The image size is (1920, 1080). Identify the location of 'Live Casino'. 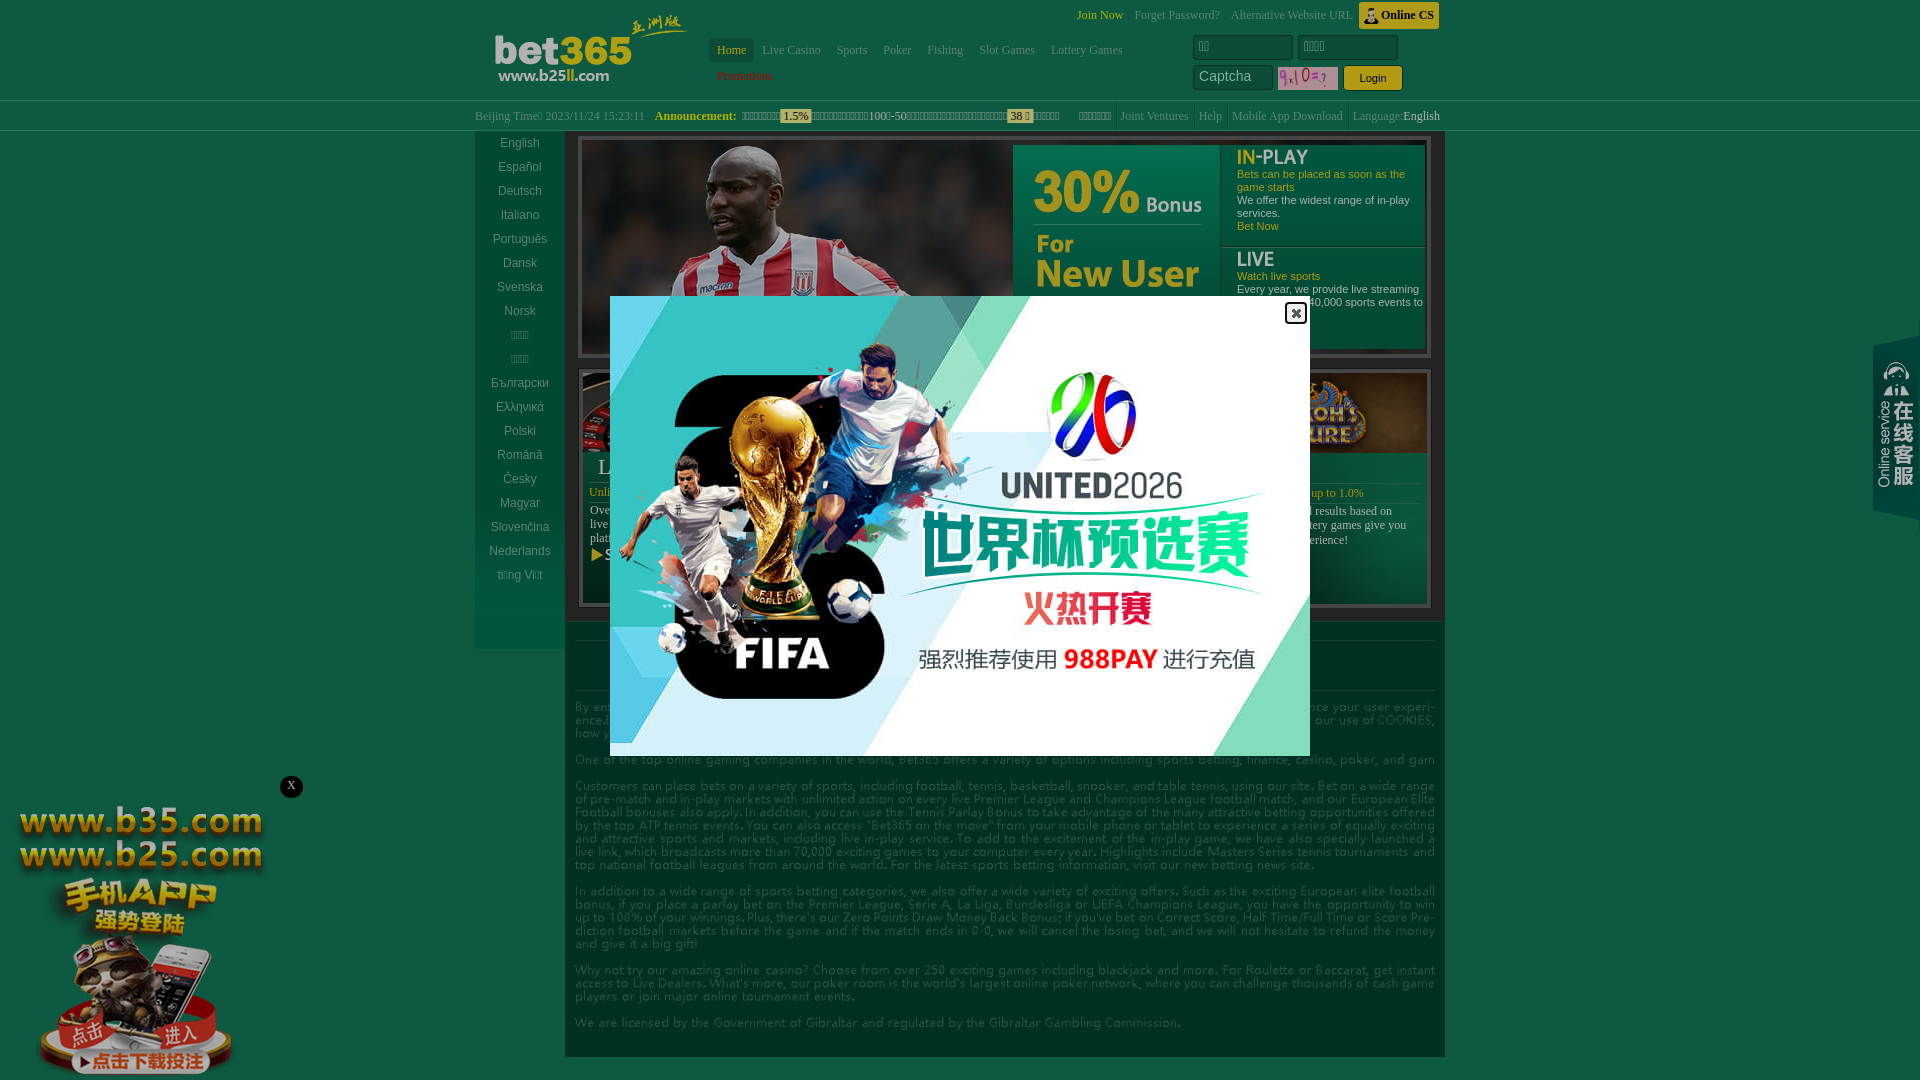
(790, 49).